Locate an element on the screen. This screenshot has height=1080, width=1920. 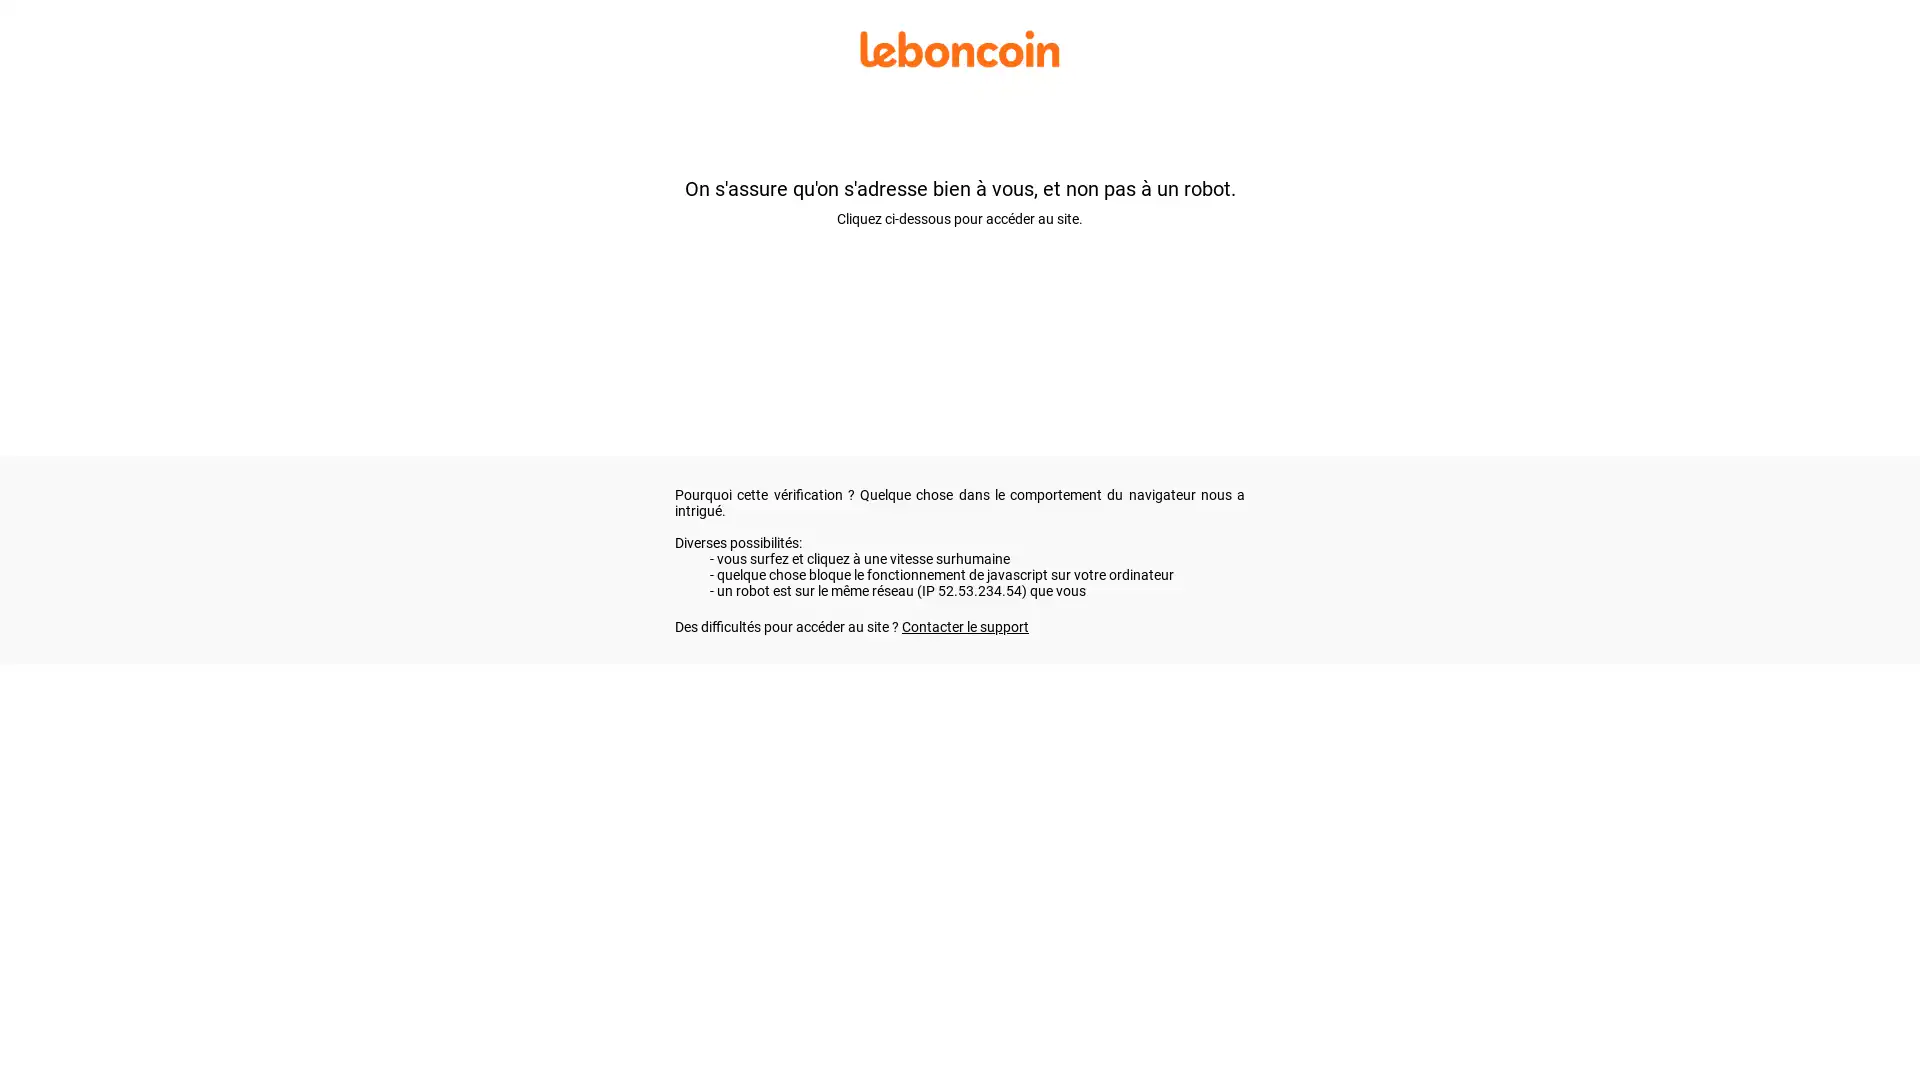
categories-cta is located at coordinates (611, 233).